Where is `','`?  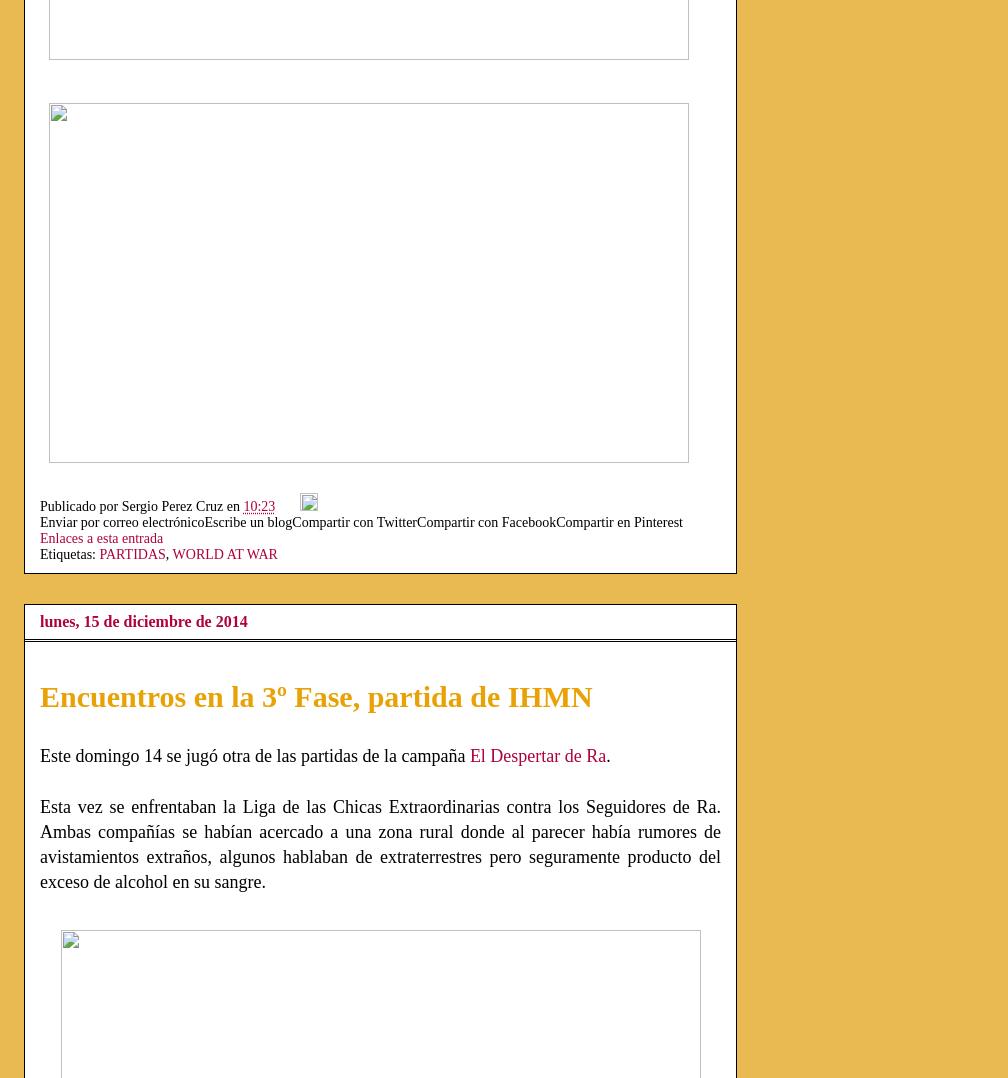
',' is located at coordinates (168, 553).